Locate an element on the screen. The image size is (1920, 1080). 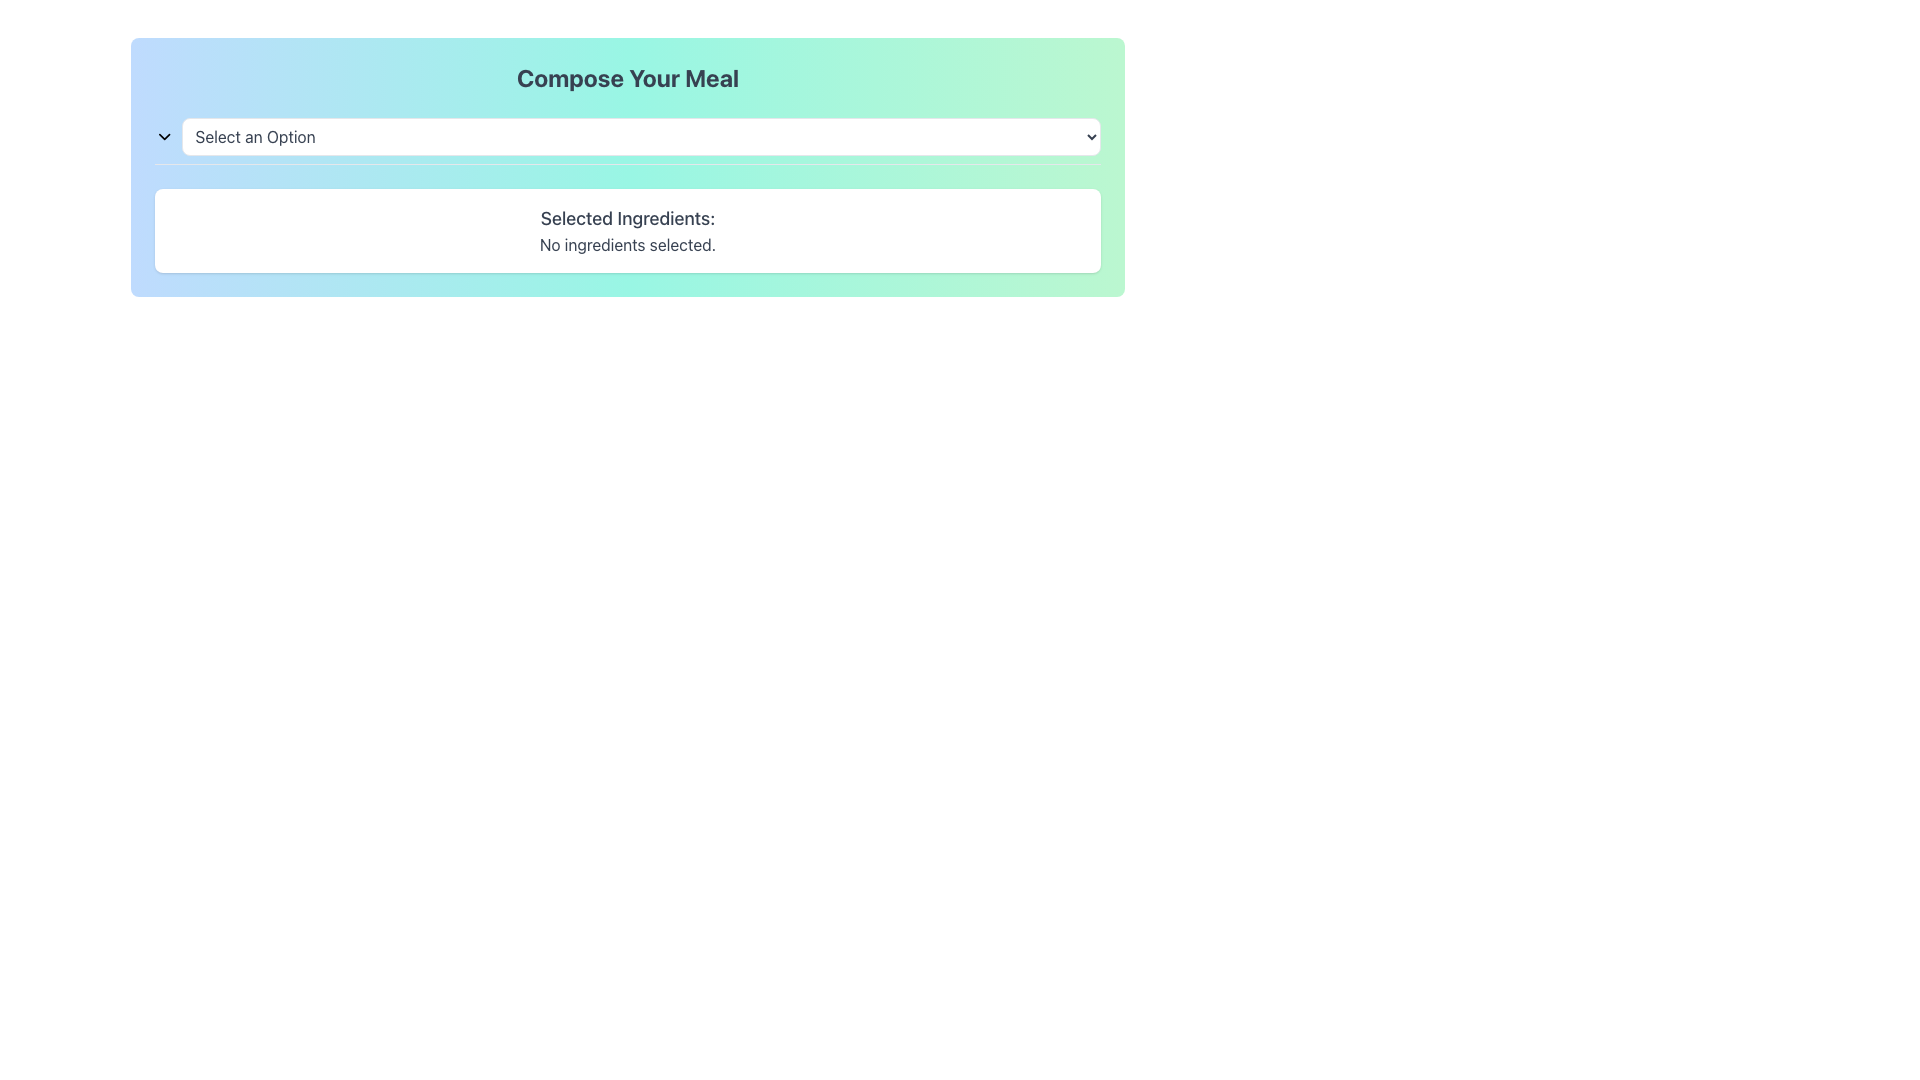
the dropdown menu labeled 'Select an Option' using keyboard navigation with tab and arrow keys is located at coordinates (627, 140).